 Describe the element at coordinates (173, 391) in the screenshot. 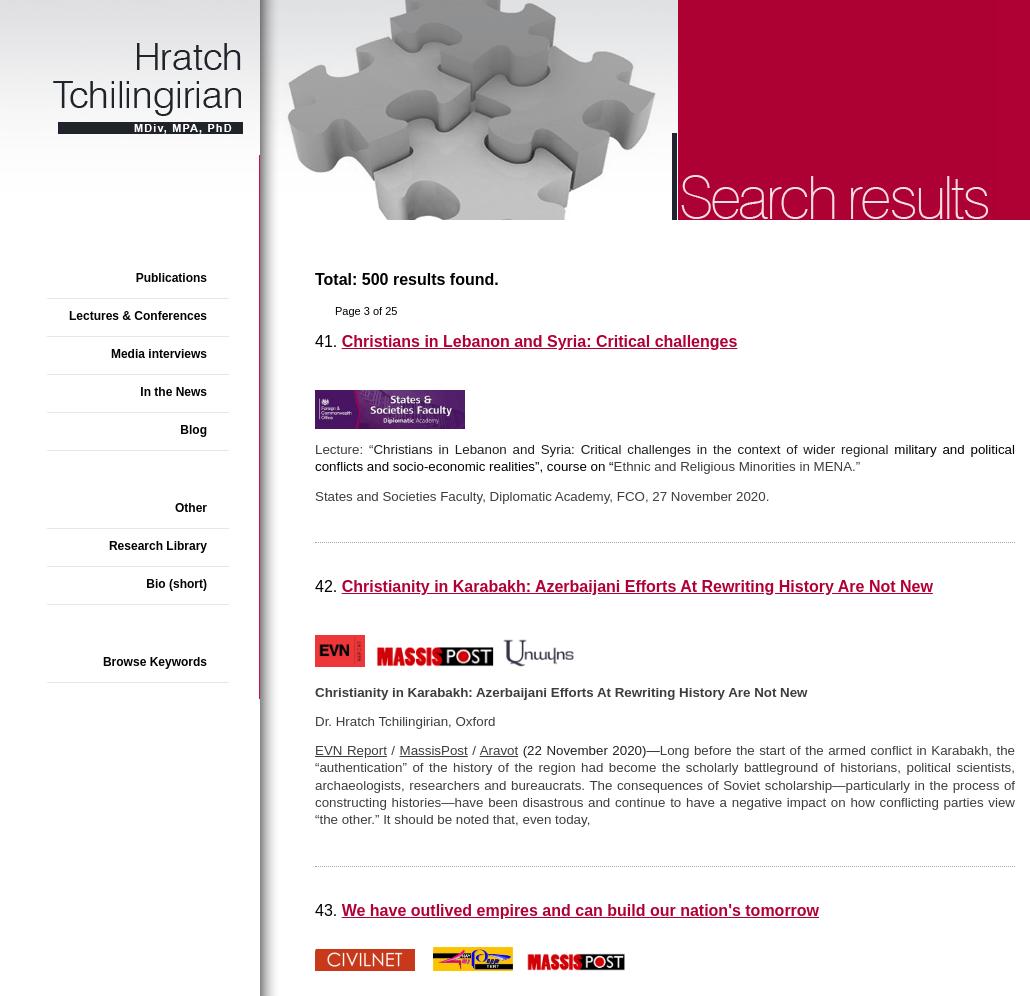

I see `'In the News'` at that location.